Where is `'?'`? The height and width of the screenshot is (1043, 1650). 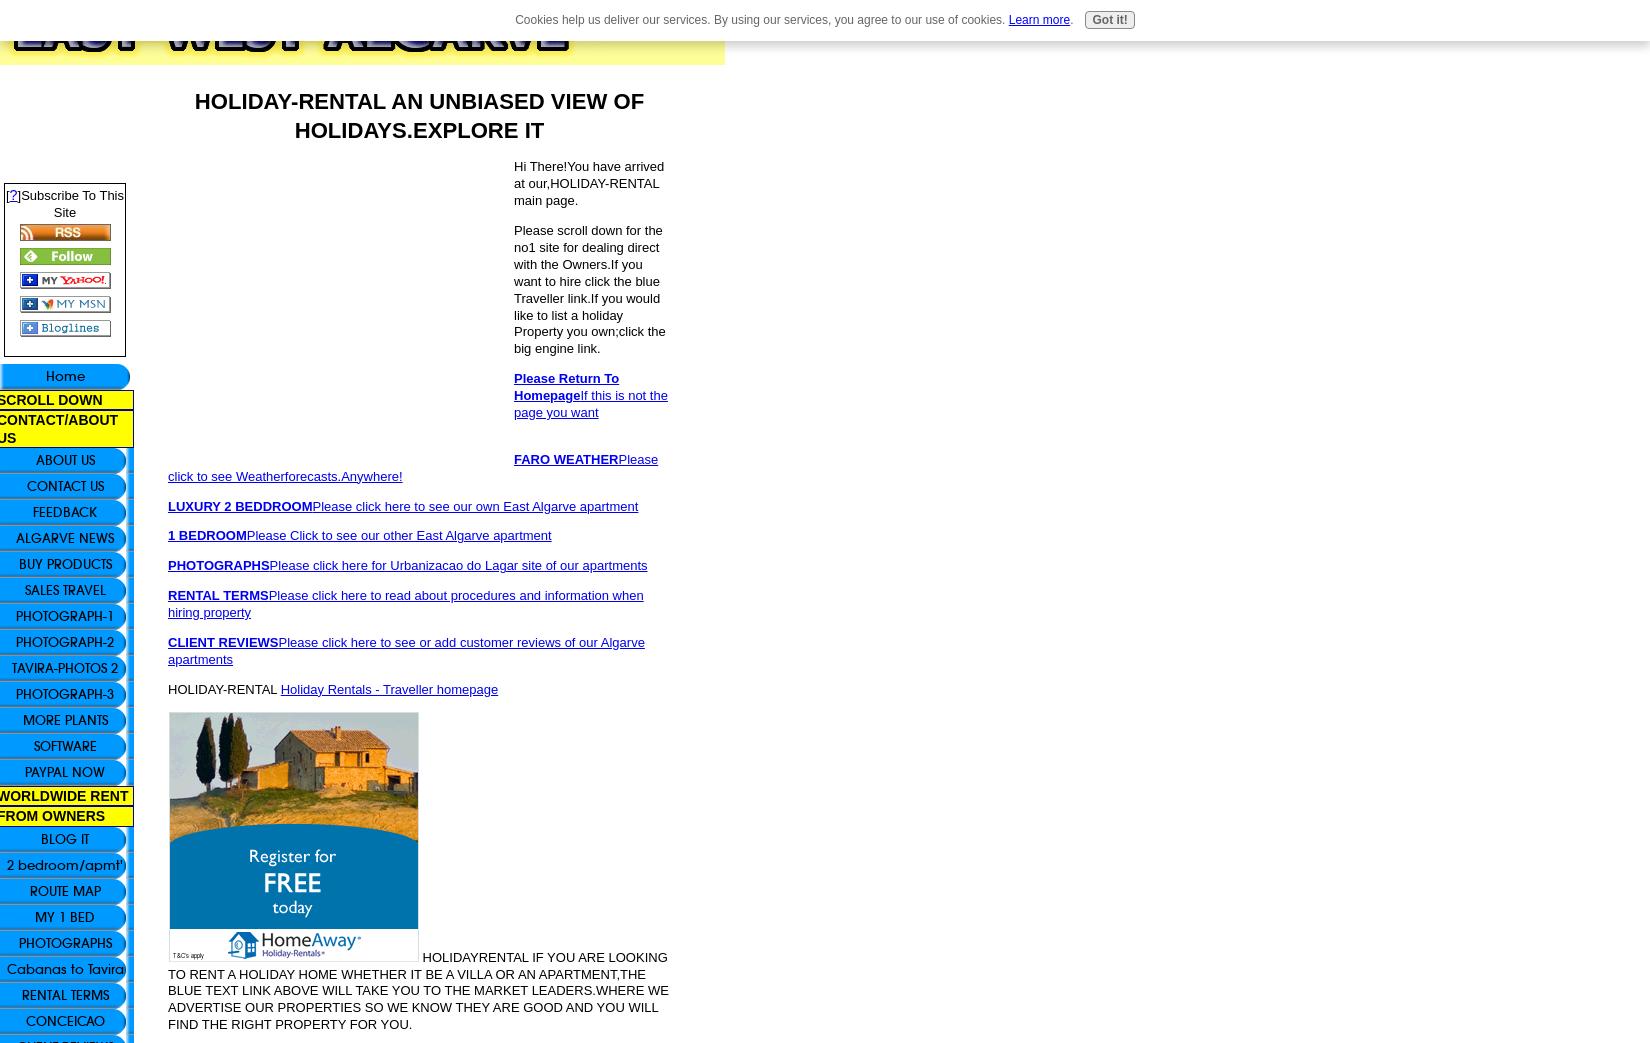 '?' is located at coordinates (9, 194).